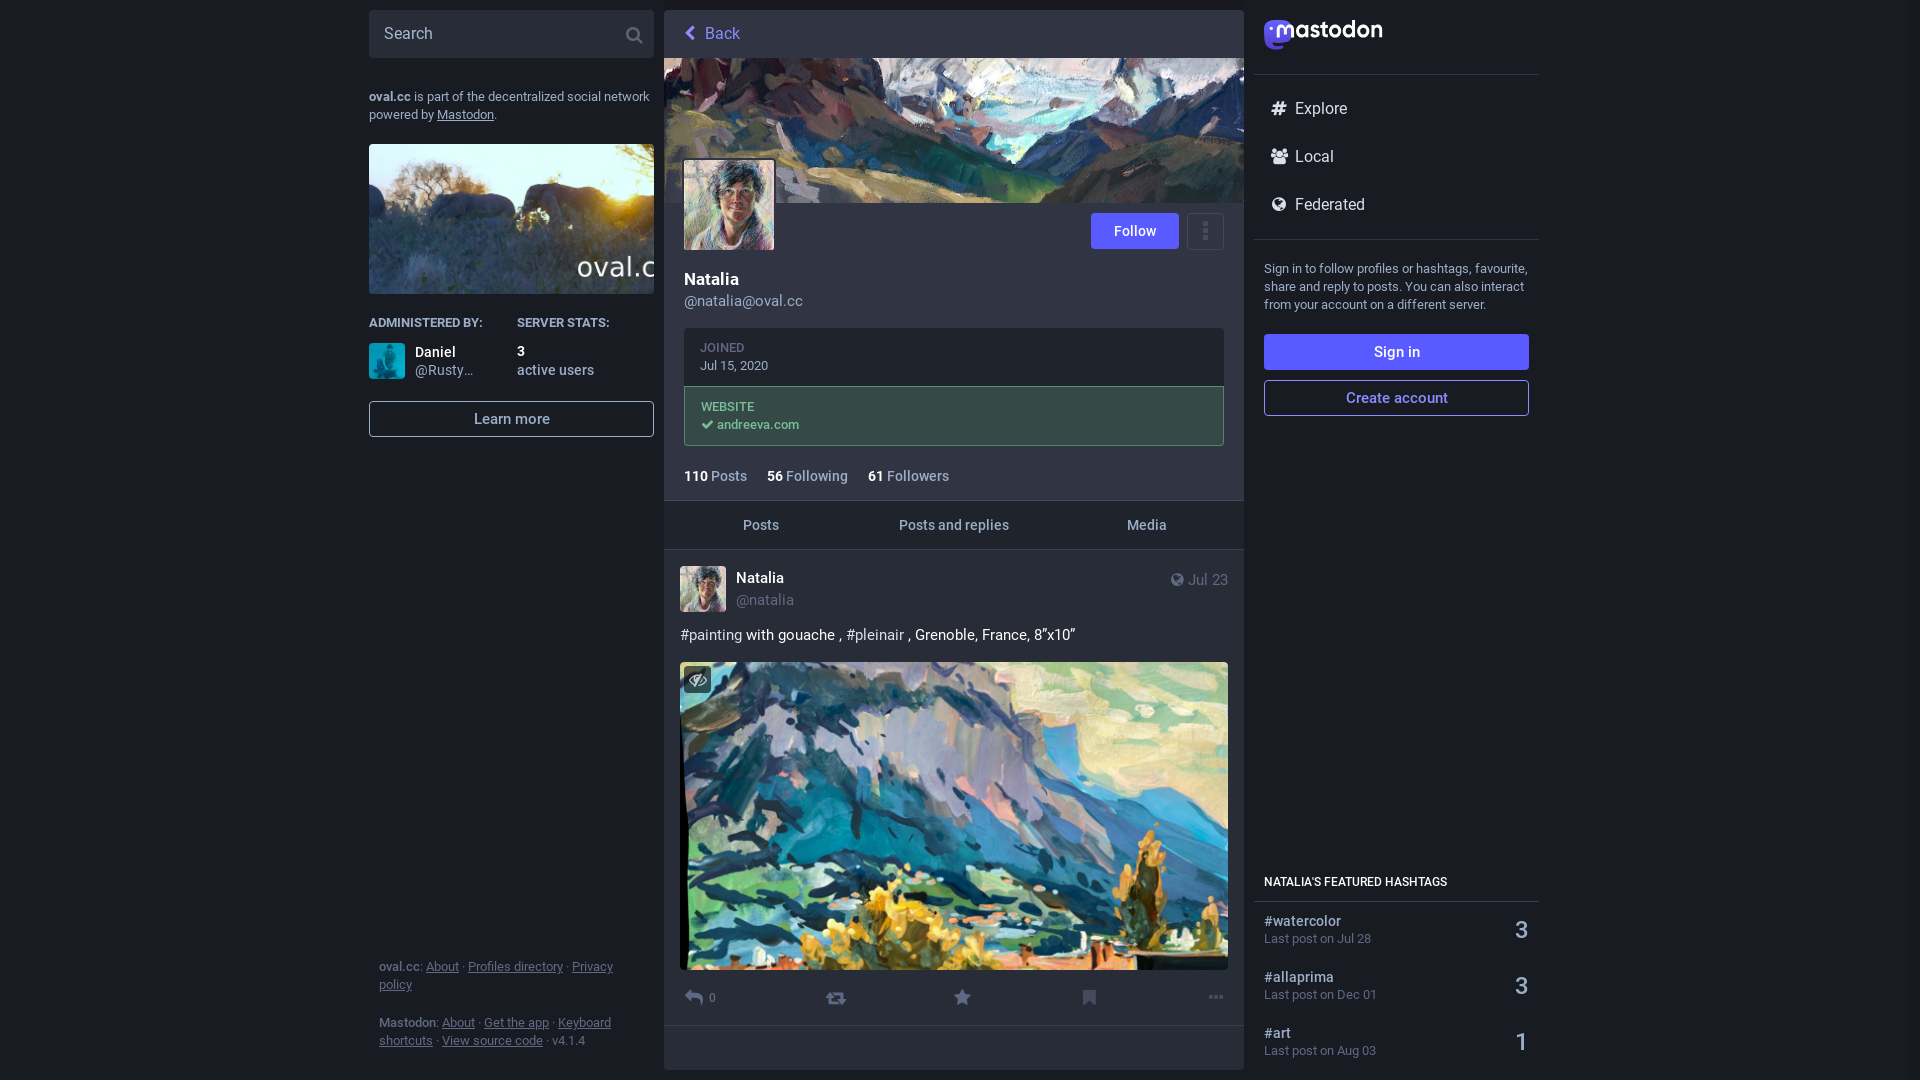 This screenshot has height=1080, width=1920. What do you see at coordinates (680, 997) in the screenshot?
I see `'0'` at bounding box center [680, 997].